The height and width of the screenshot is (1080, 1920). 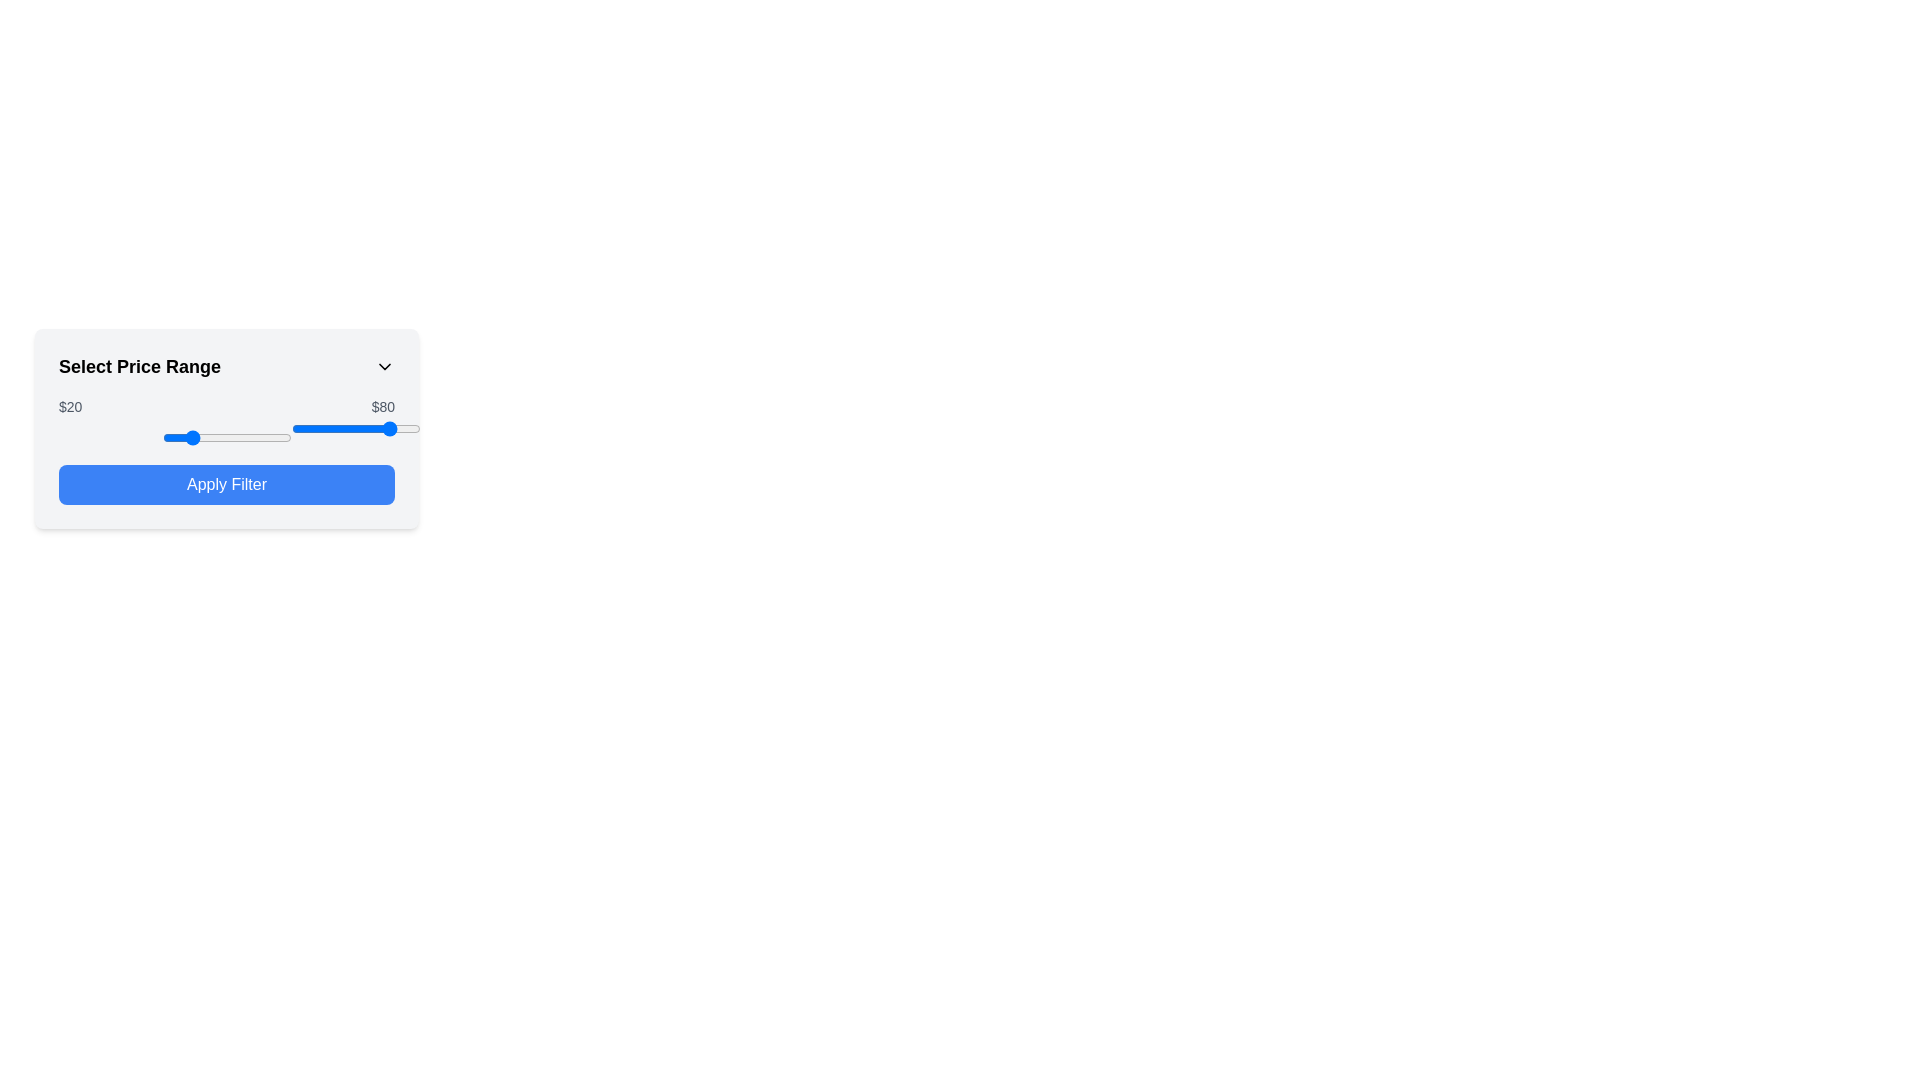 I want to click on the slider value, so click(x=224, y=437).